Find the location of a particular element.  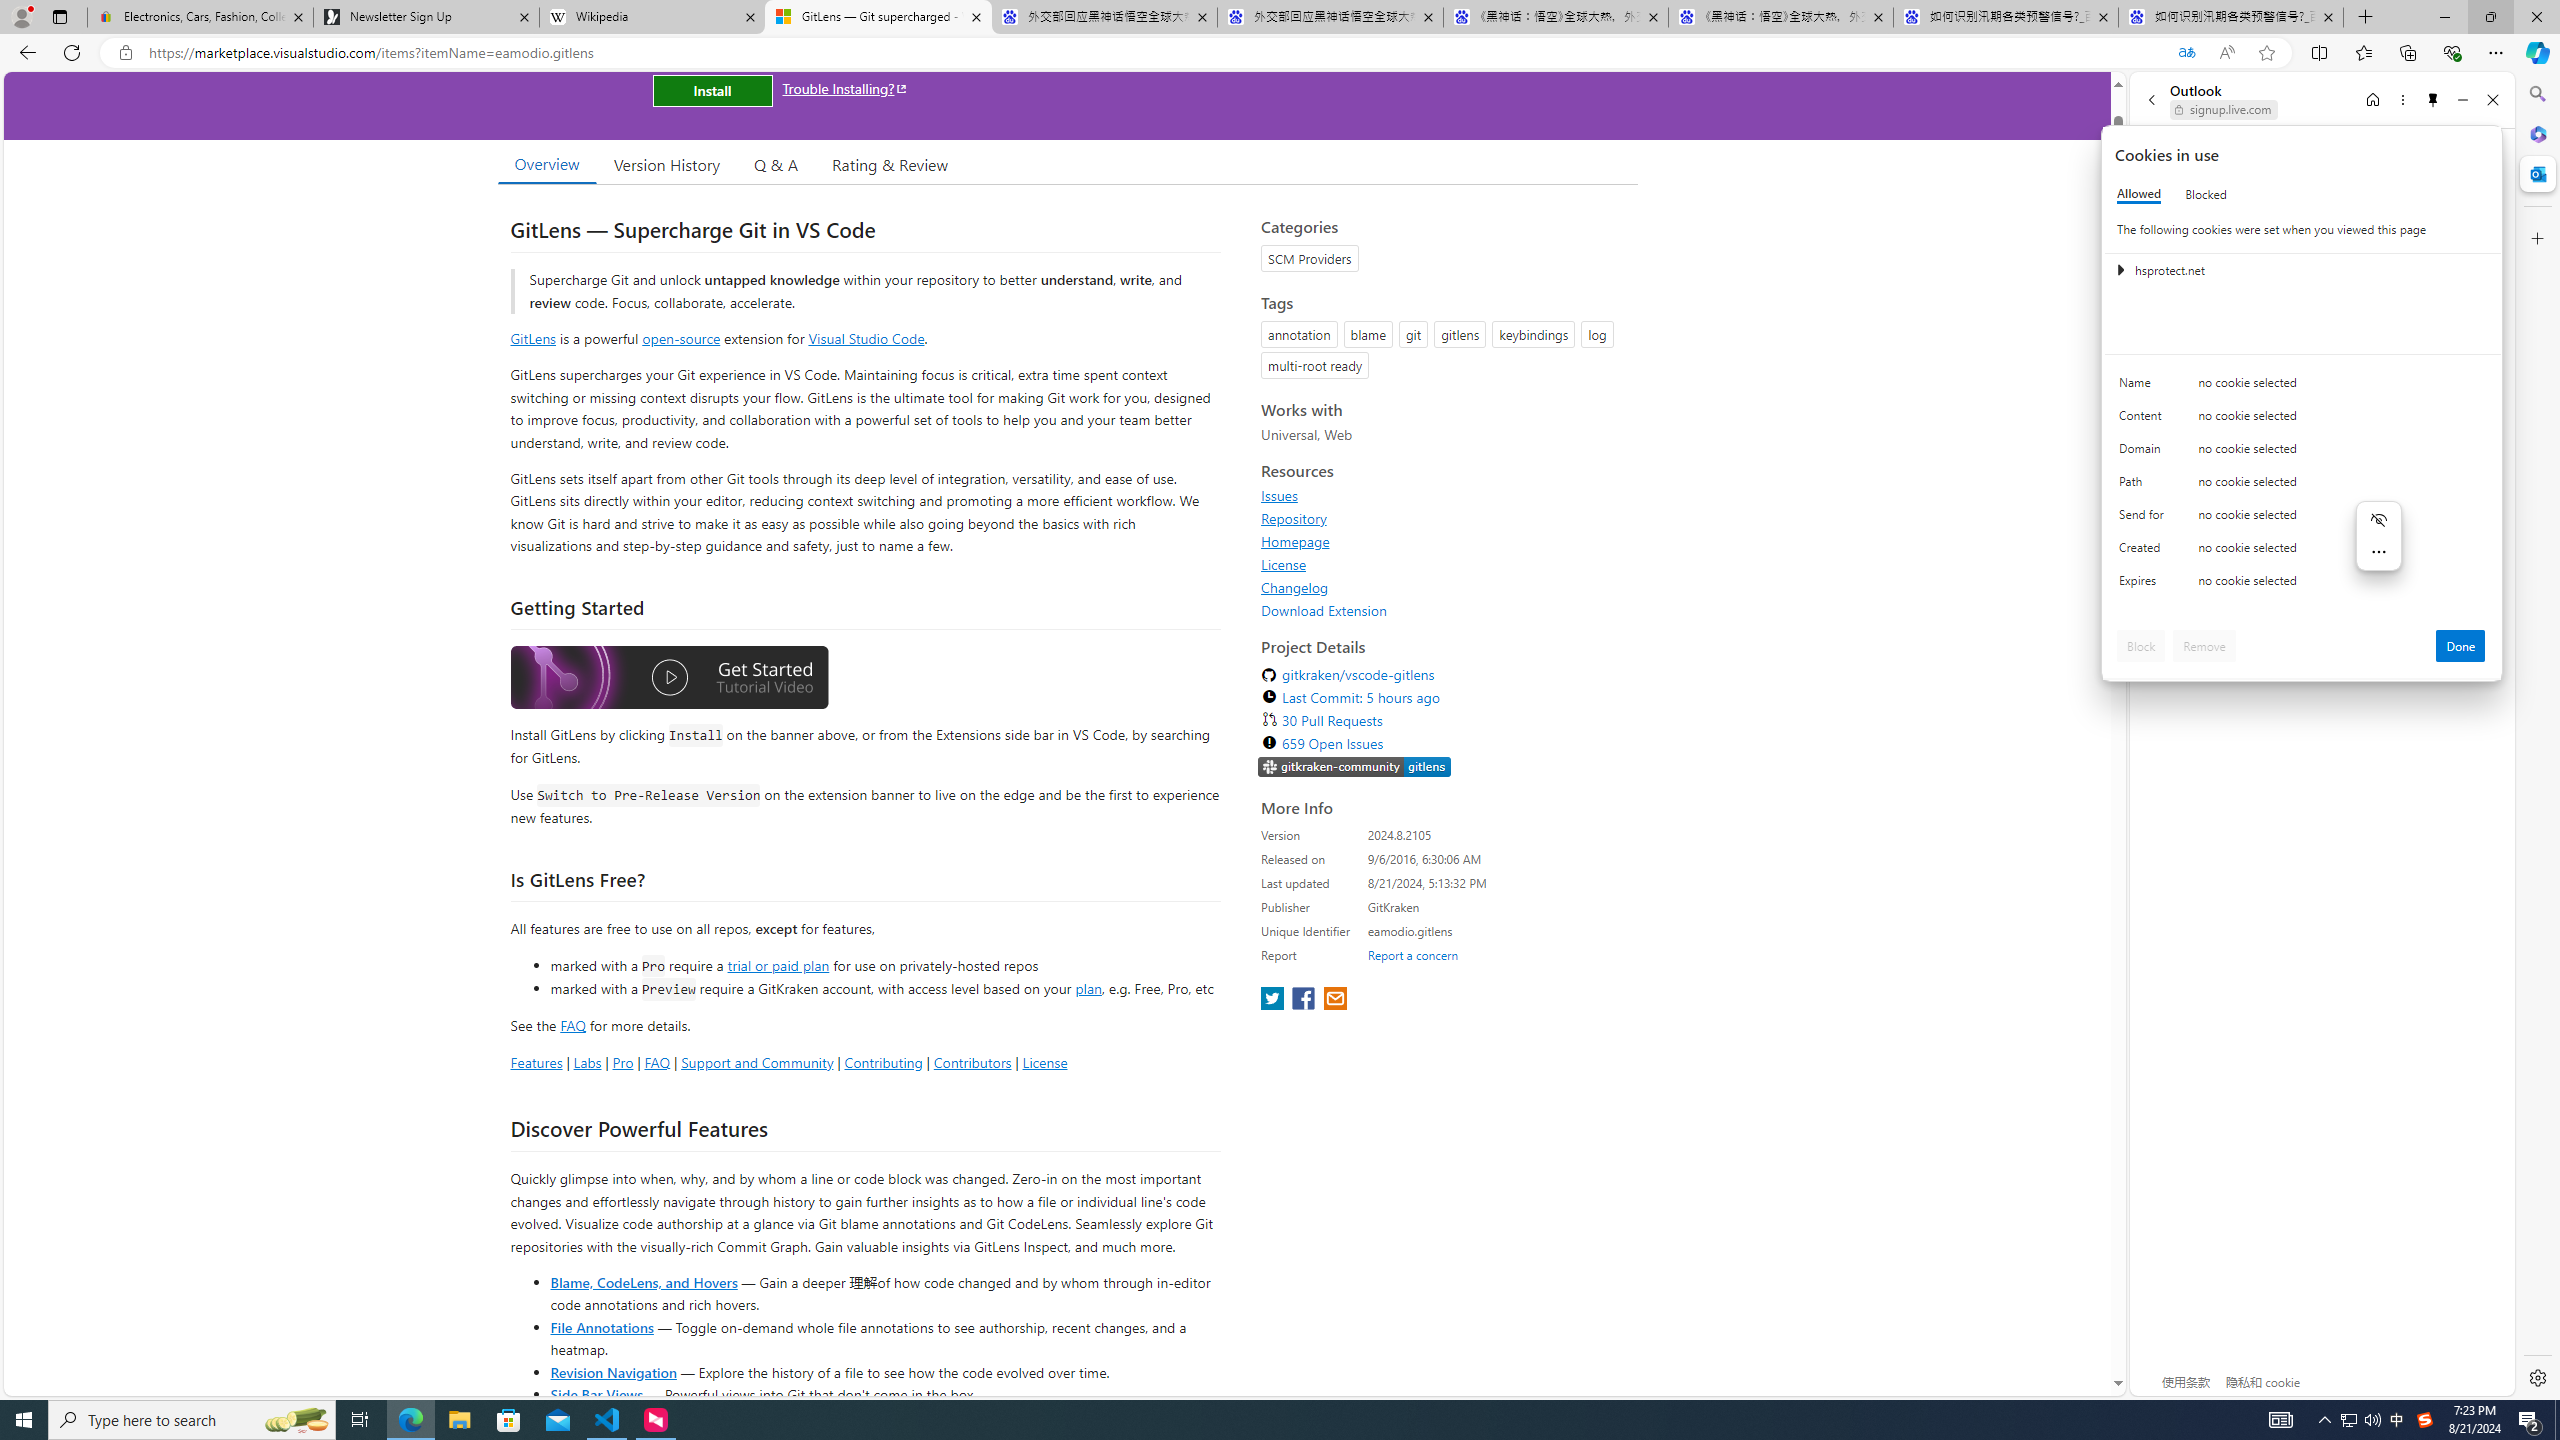

'Class: c0153 c0157' is located at coordinates (2302, 585).